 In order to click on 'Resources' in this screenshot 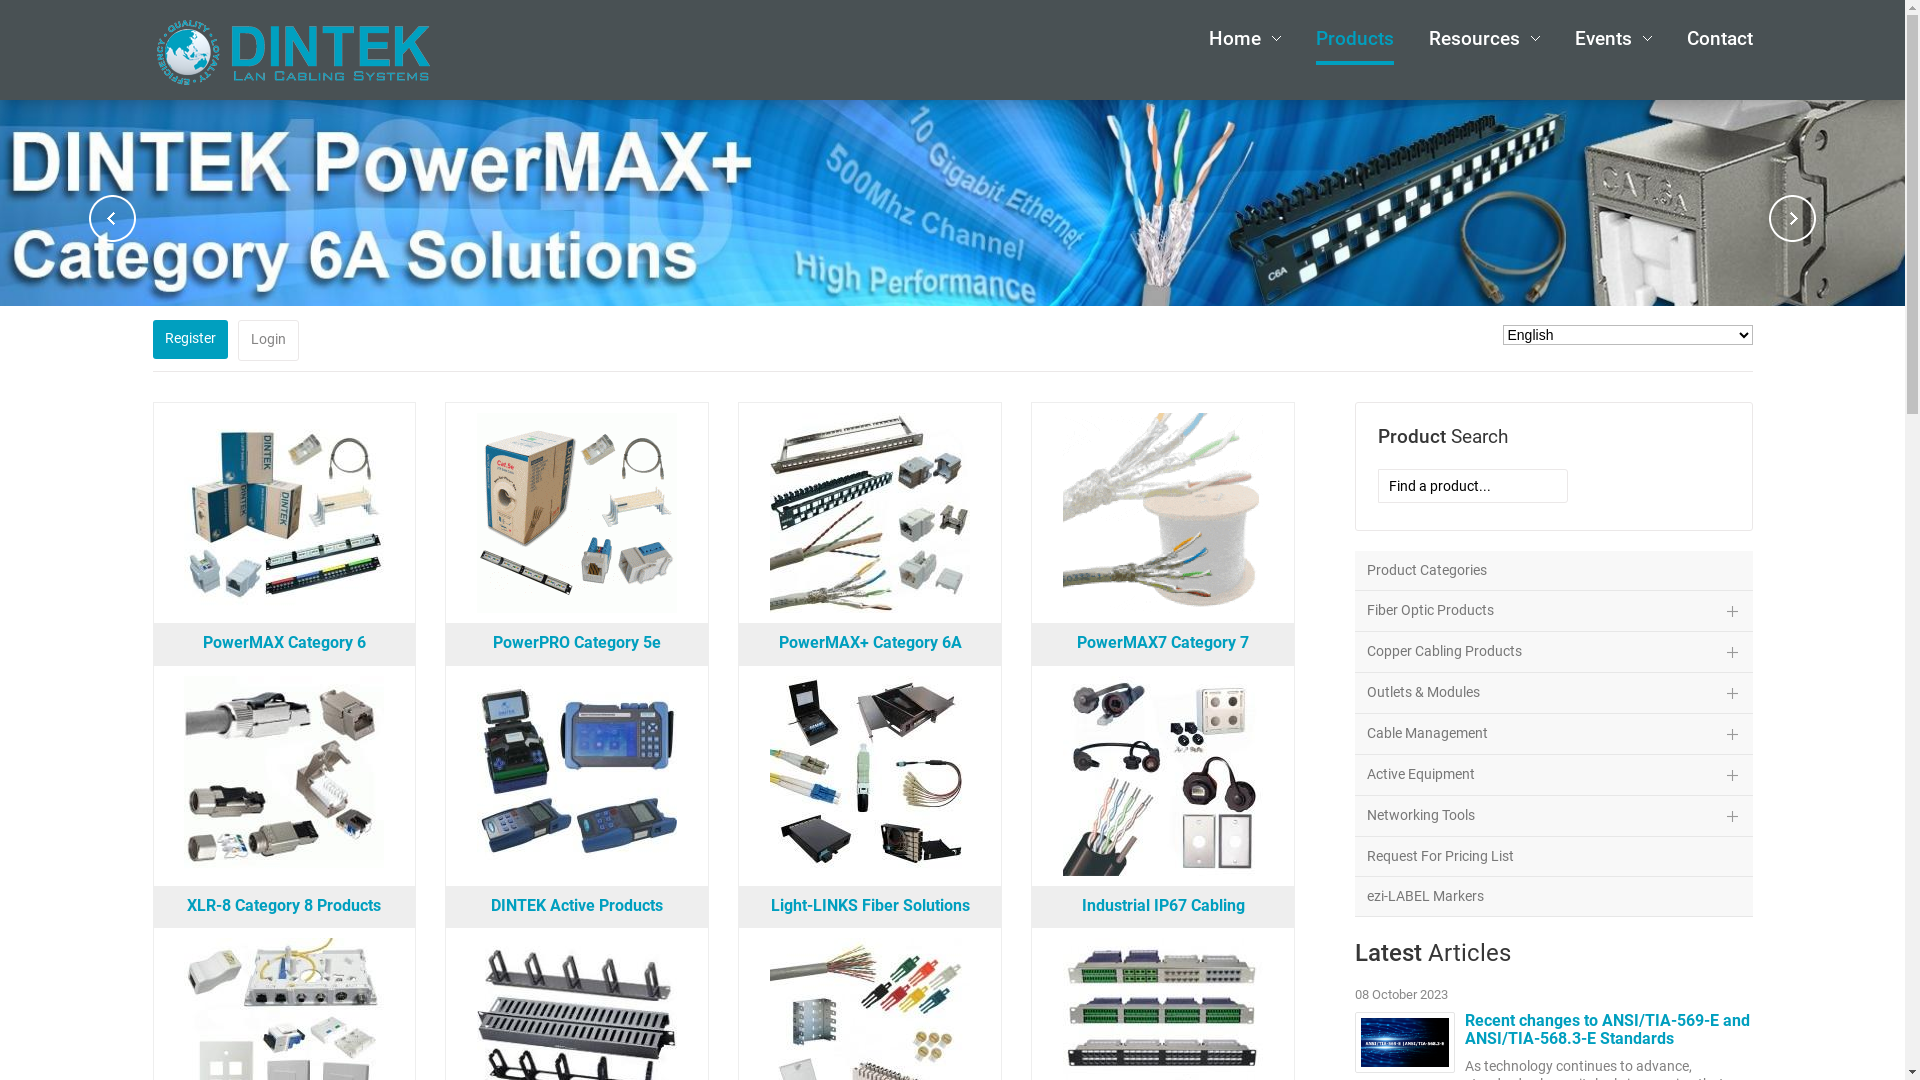, I will do `click(1483, 38)`.